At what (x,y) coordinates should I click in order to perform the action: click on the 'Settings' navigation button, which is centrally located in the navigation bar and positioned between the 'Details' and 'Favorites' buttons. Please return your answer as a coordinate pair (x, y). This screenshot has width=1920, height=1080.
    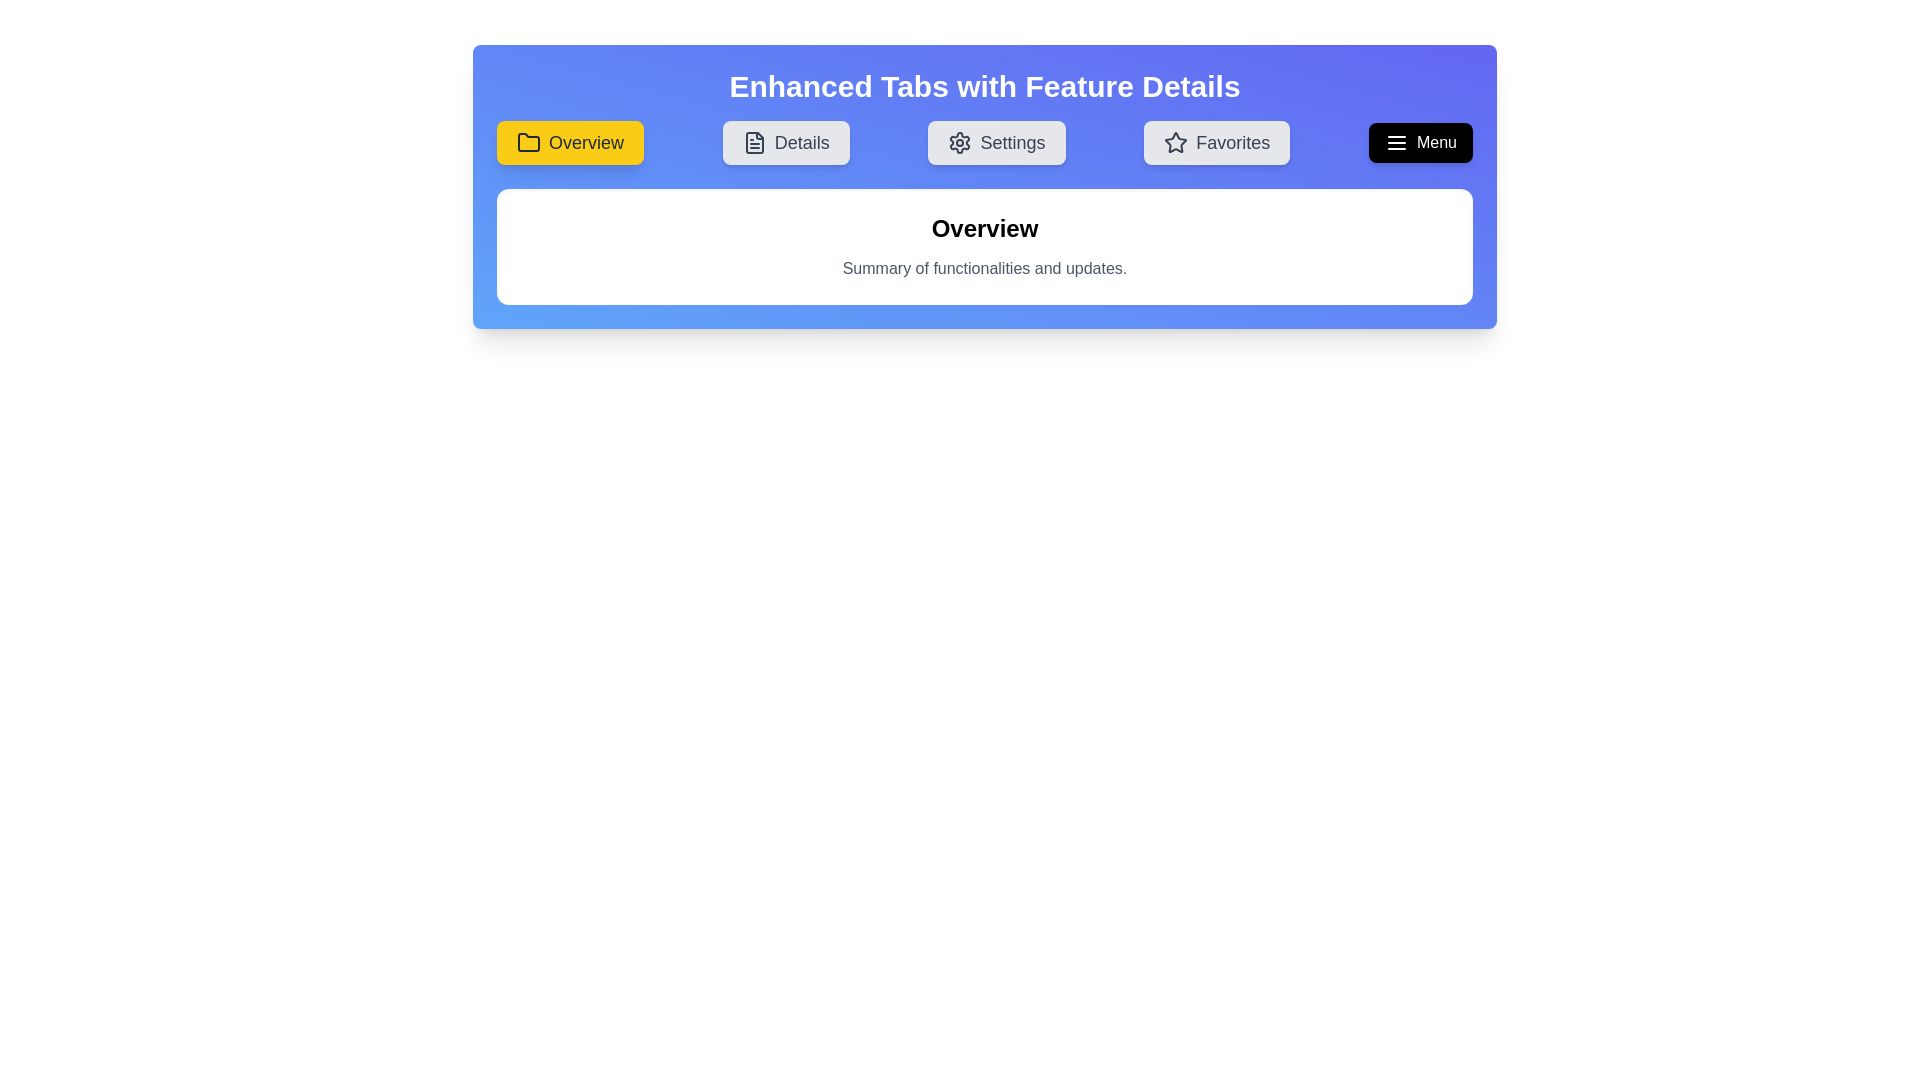
    Looking at the image, I should click on (997, 141).